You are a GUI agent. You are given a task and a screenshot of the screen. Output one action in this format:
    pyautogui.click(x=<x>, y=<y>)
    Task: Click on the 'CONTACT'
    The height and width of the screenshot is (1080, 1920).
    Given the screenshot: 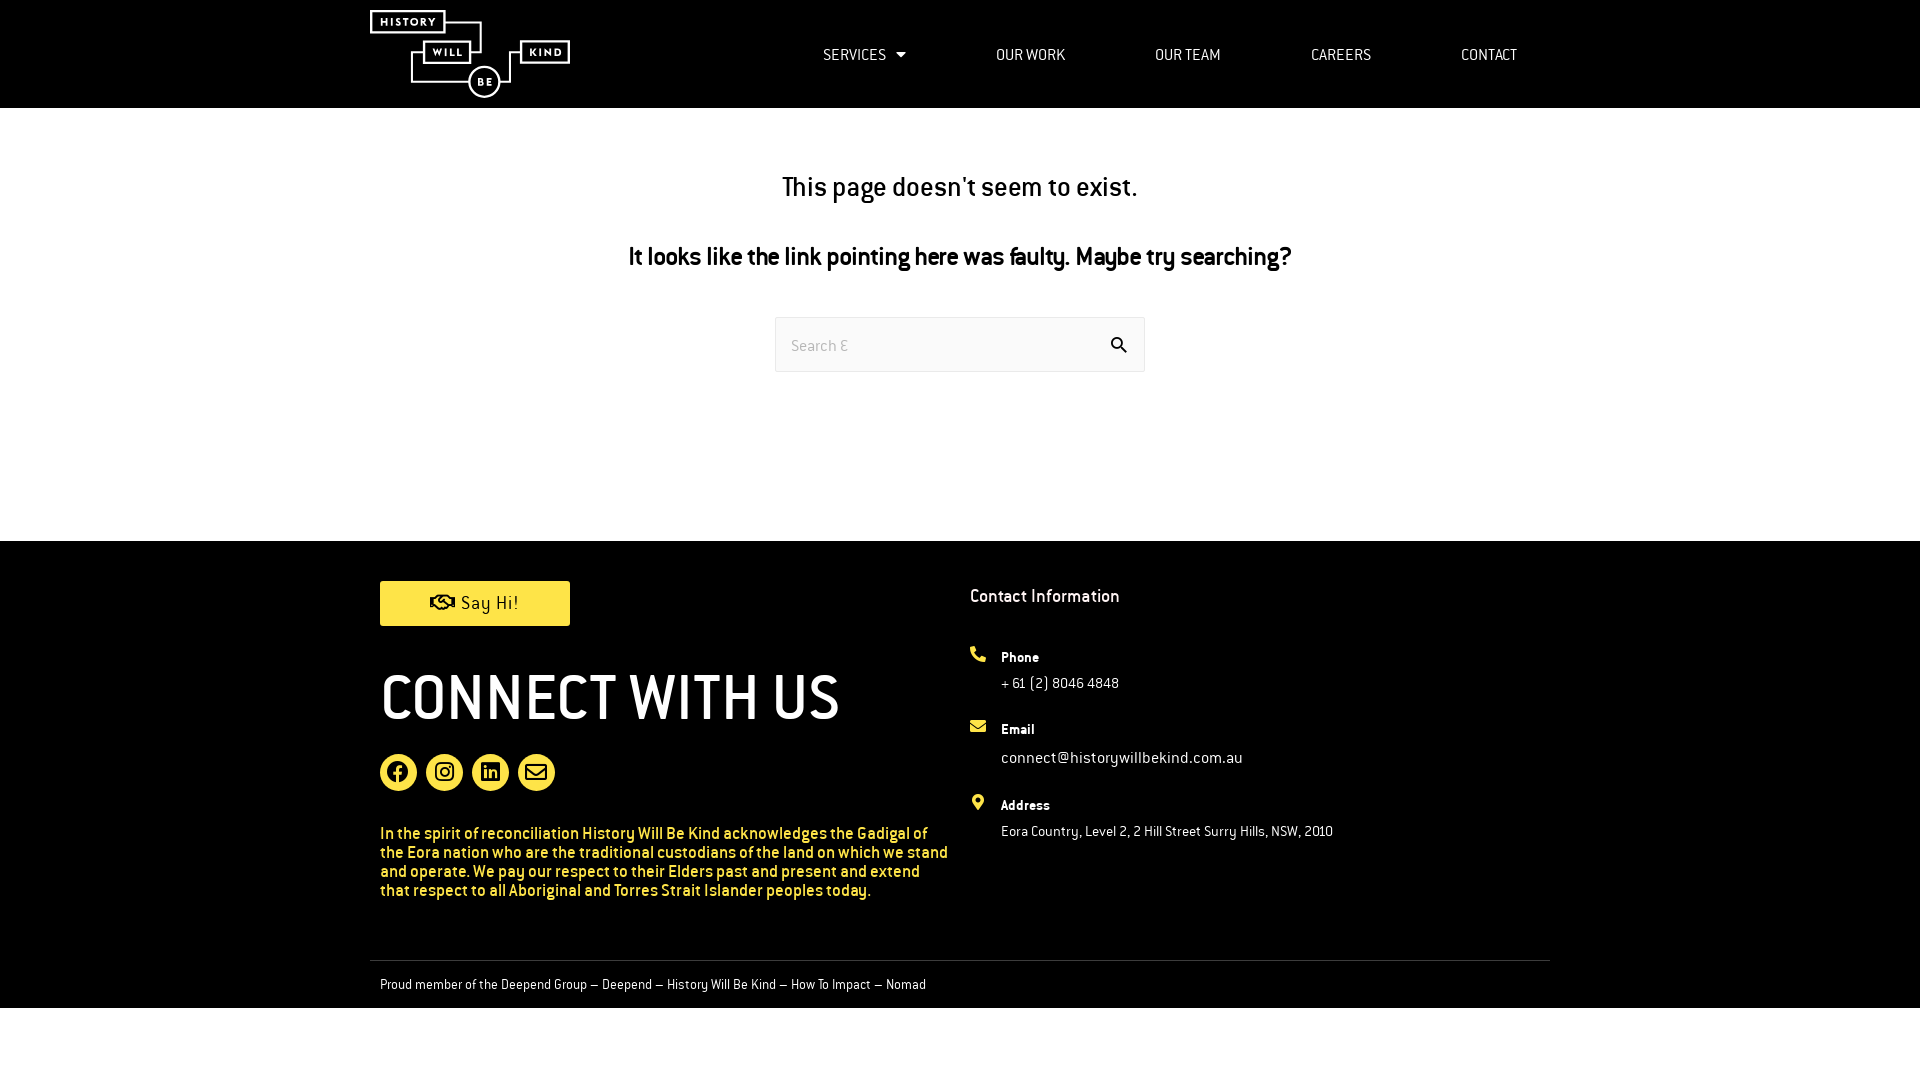 What is the action you would take?
    pyautogui.click(x=1428, y=53)
    